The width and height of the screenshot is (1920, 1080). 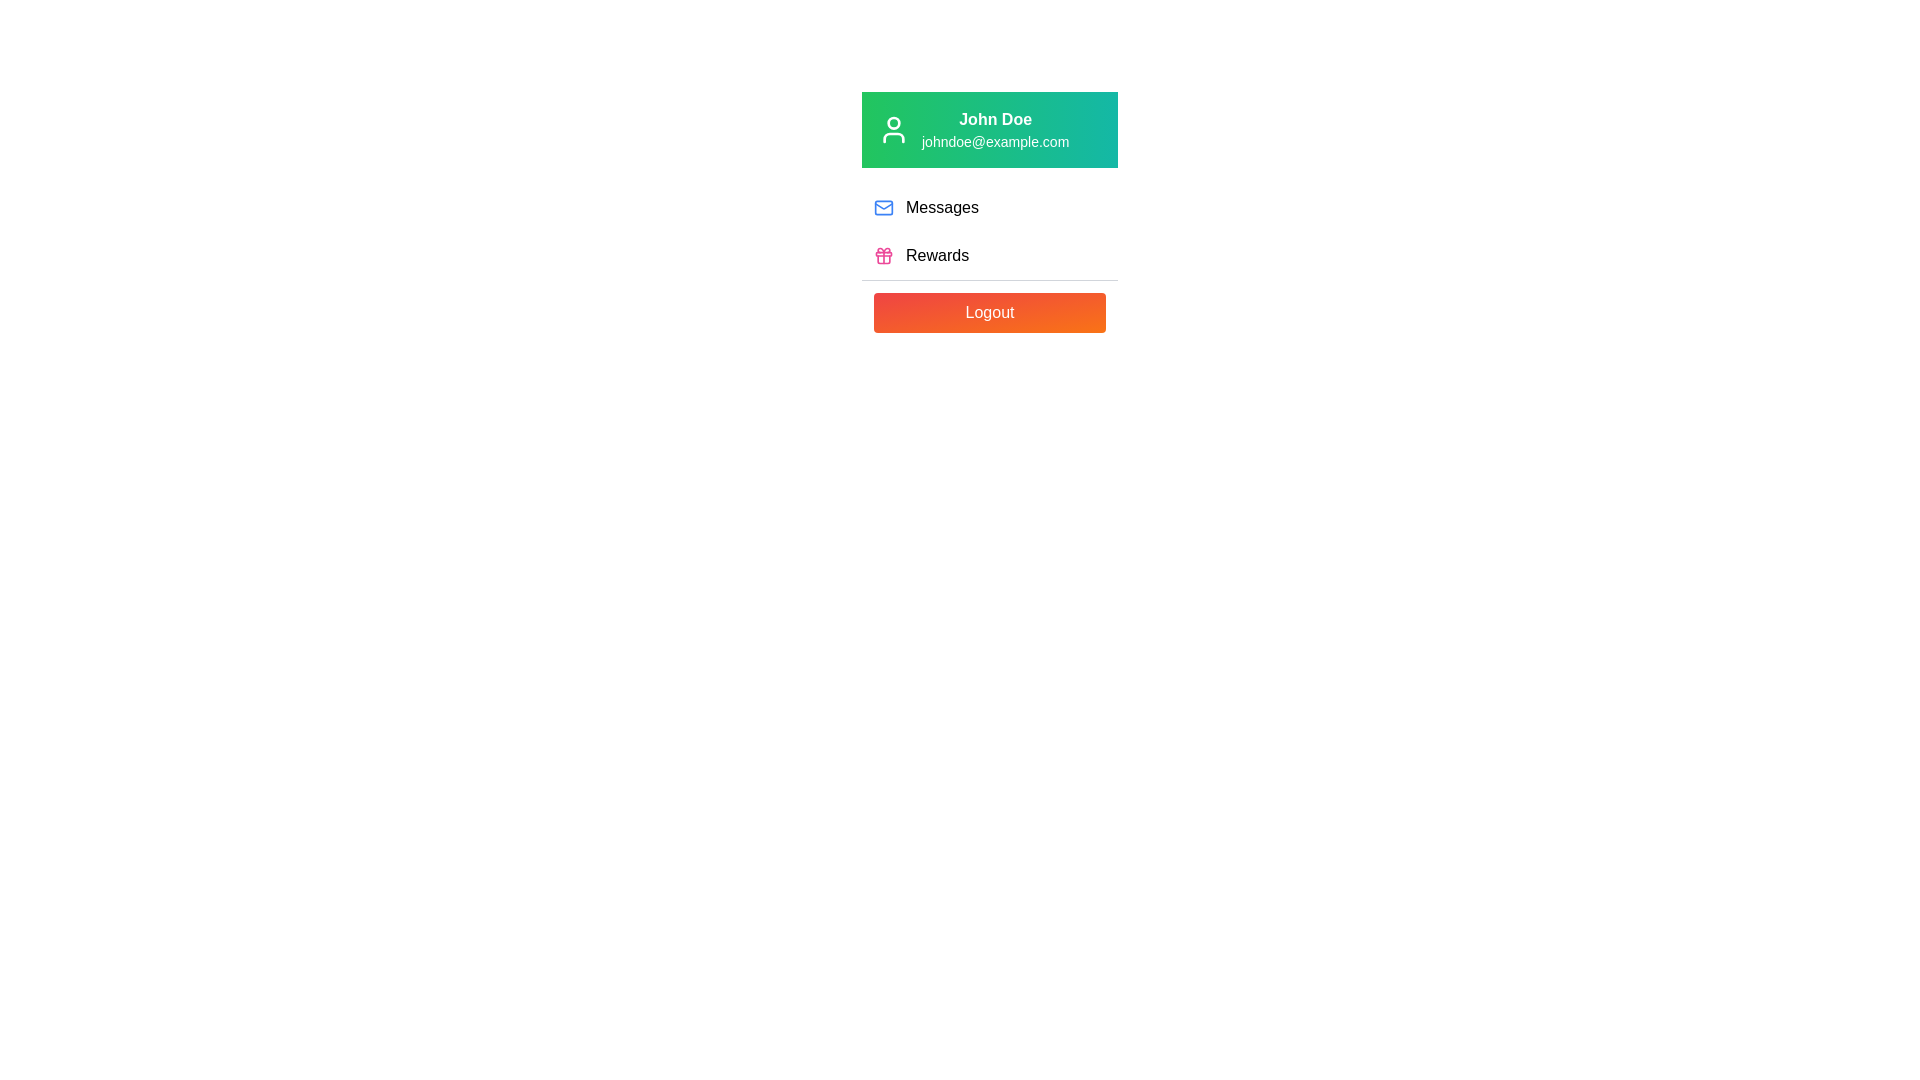 What do you see at coordinates (995, 119) in the screenshot?
I see `displayed text of the user name label located at the top center of the user profile representation, directly above the email address` at bounding box center [995, 119].